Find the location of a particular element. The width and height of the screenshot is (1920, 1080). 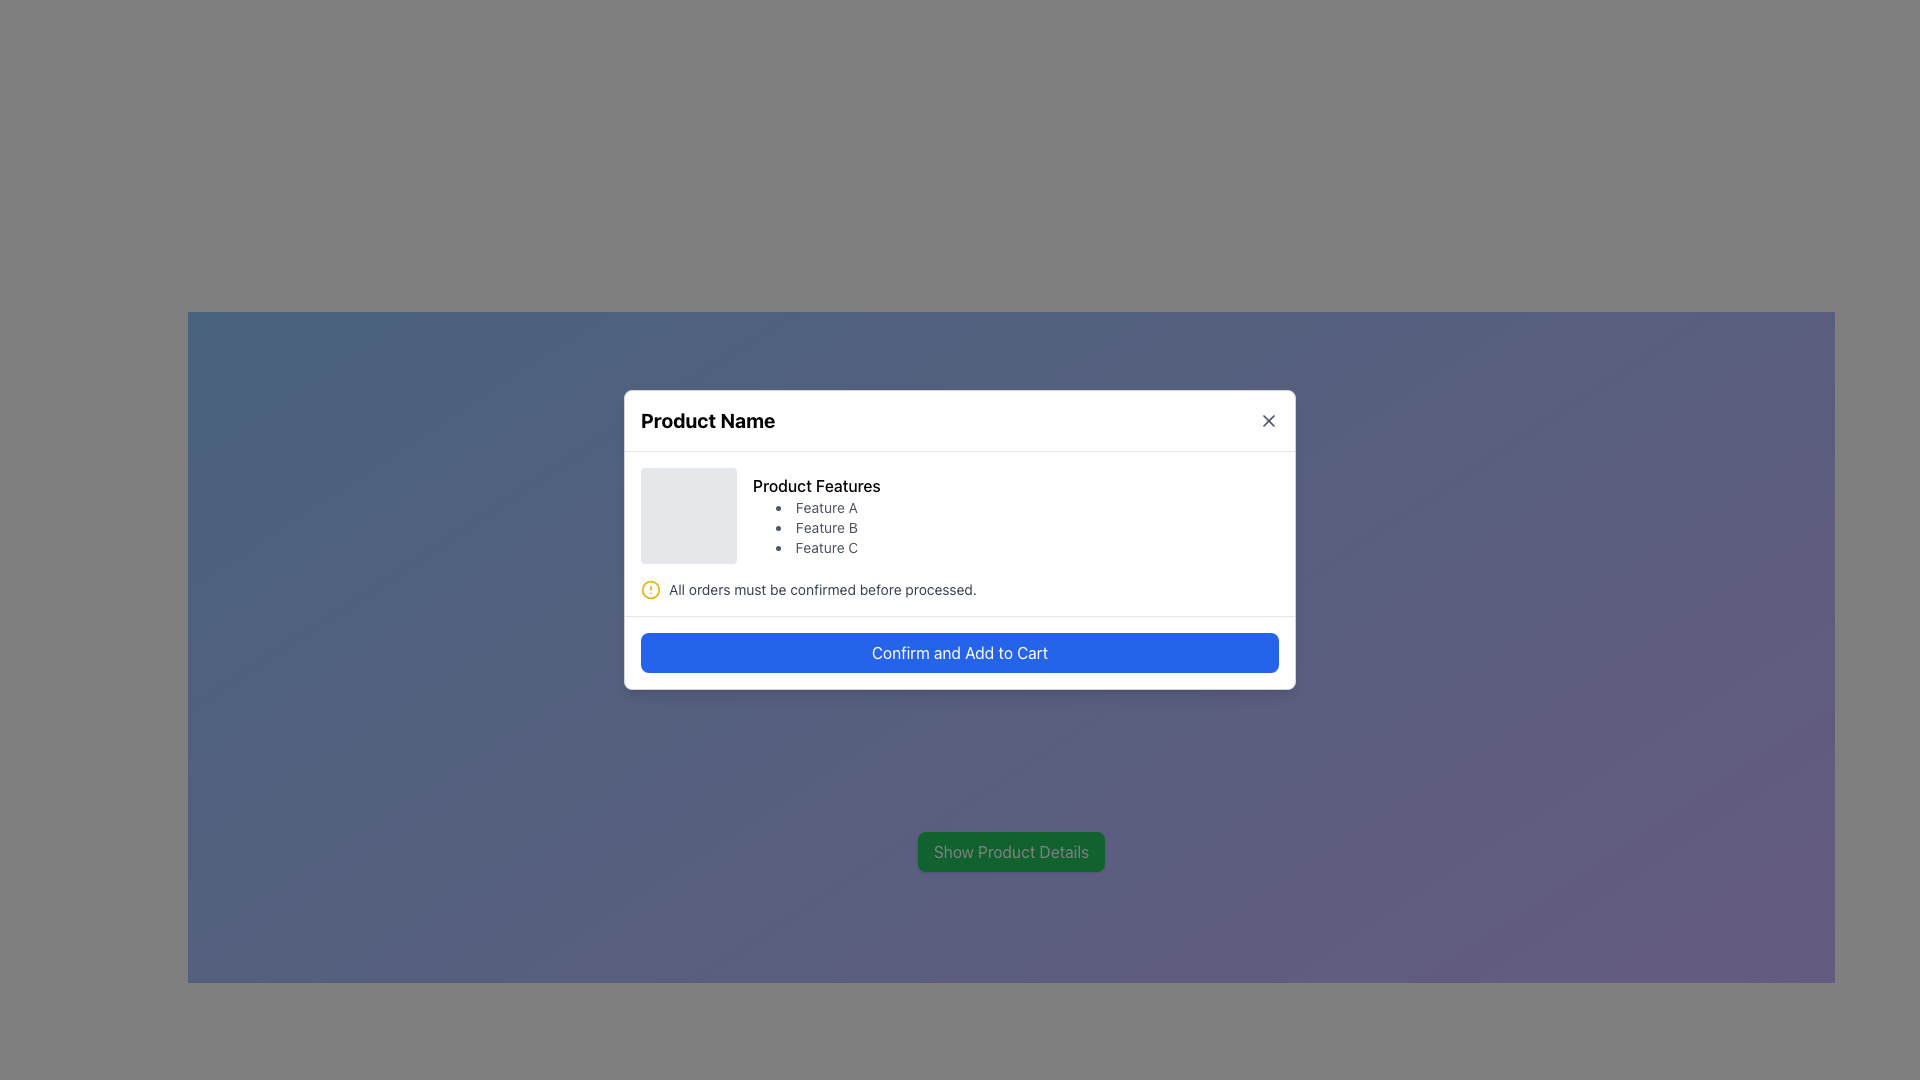

keyboard navigation is located at coordinates (1267, 419).